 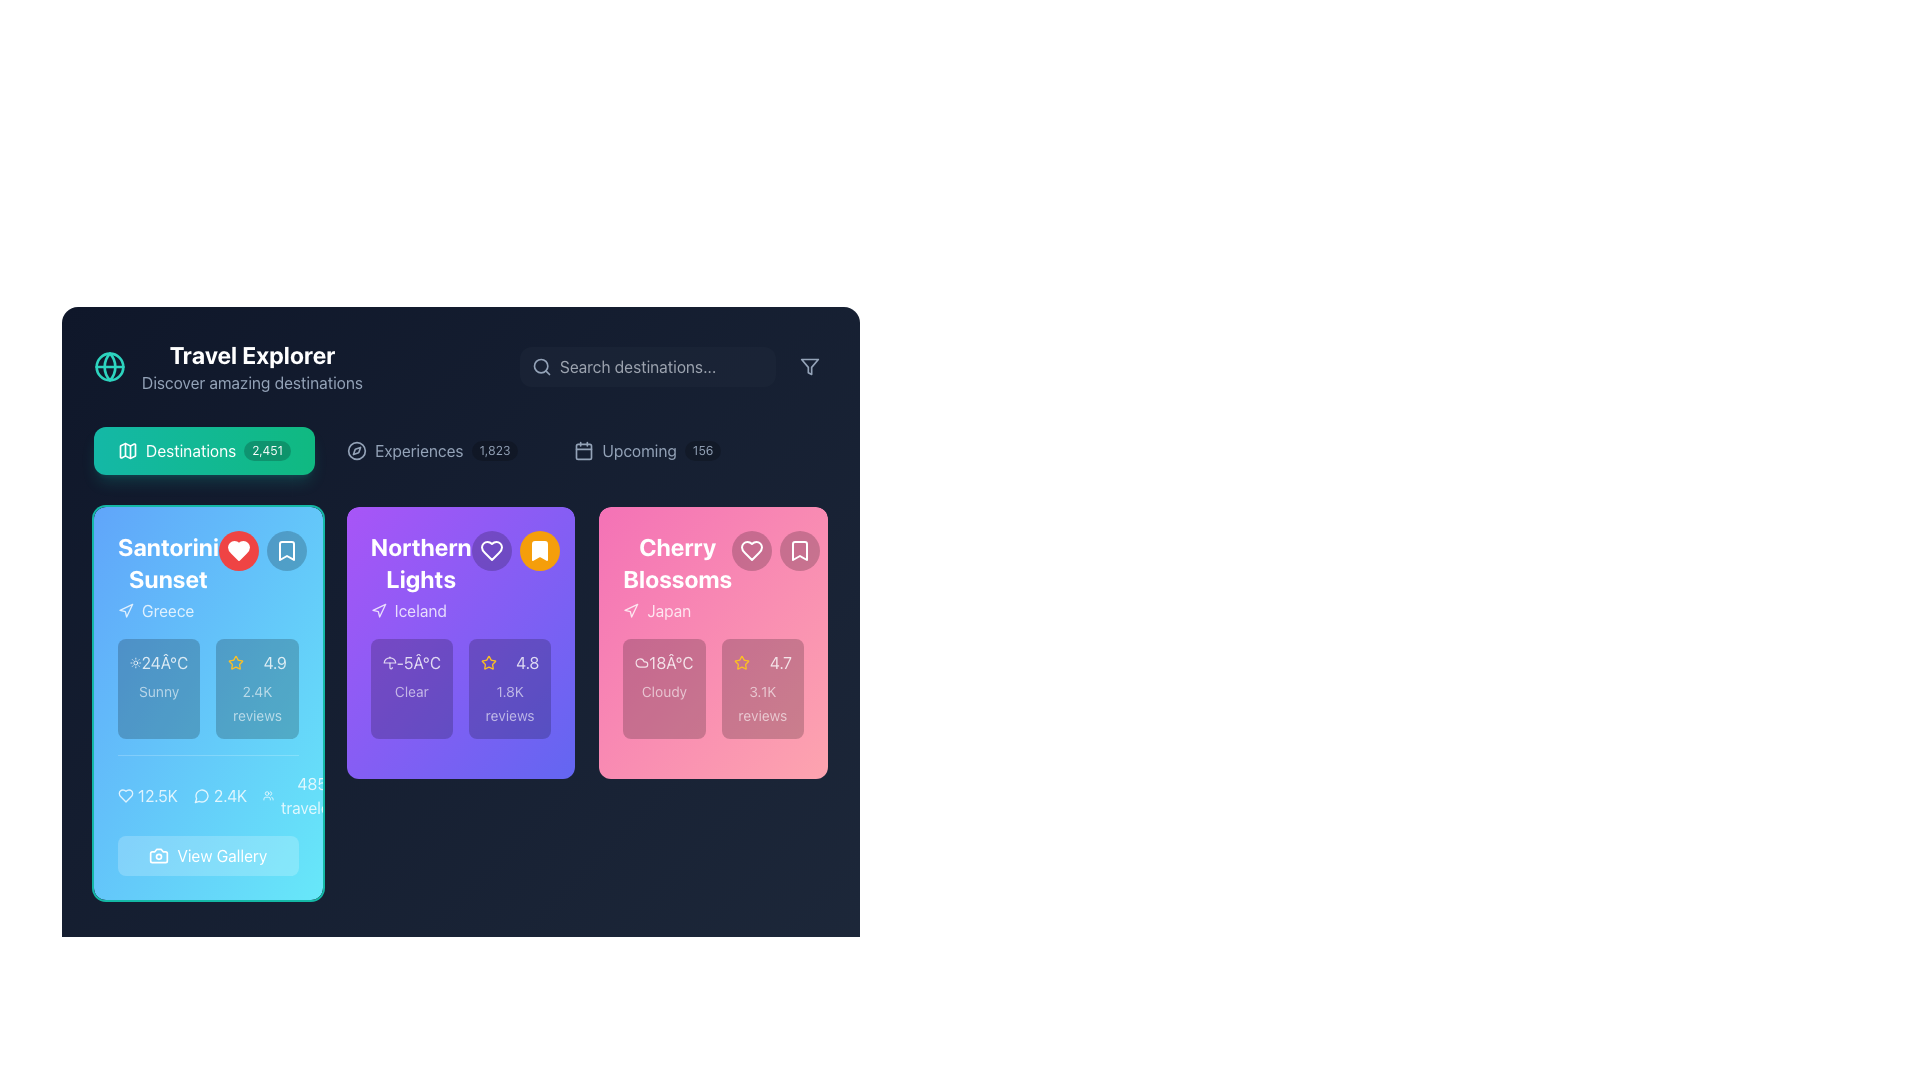 What do you see at coordinates (238, 551) in the screenshot?
I see `the leftmost icon in the top row of the 'Santorini Sunset' card, which represents adding the item to favorites` at bounding box center [238, 551].